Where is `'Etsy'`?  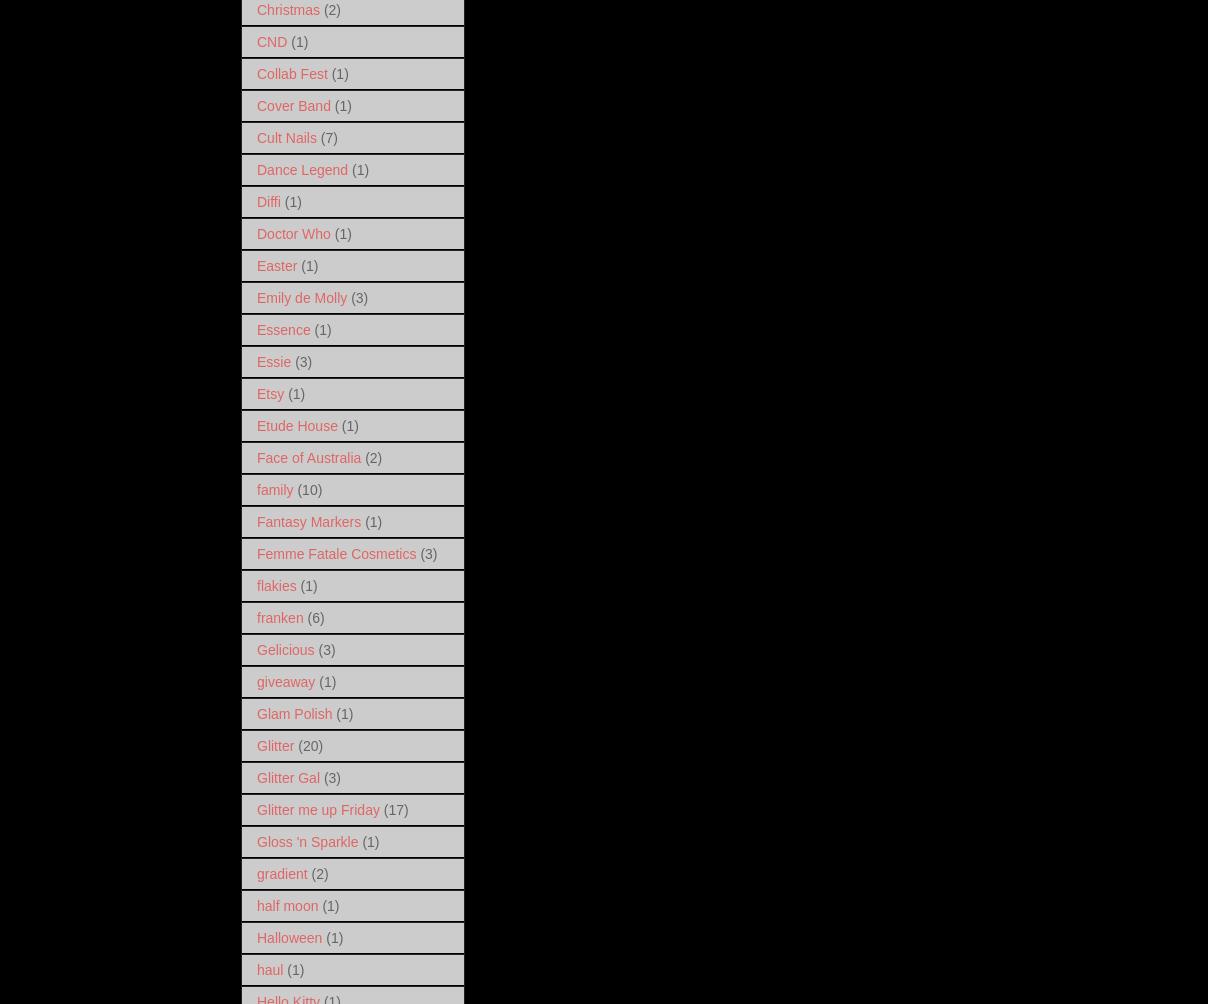
'Etsy' is located at coordinates (270, 391).